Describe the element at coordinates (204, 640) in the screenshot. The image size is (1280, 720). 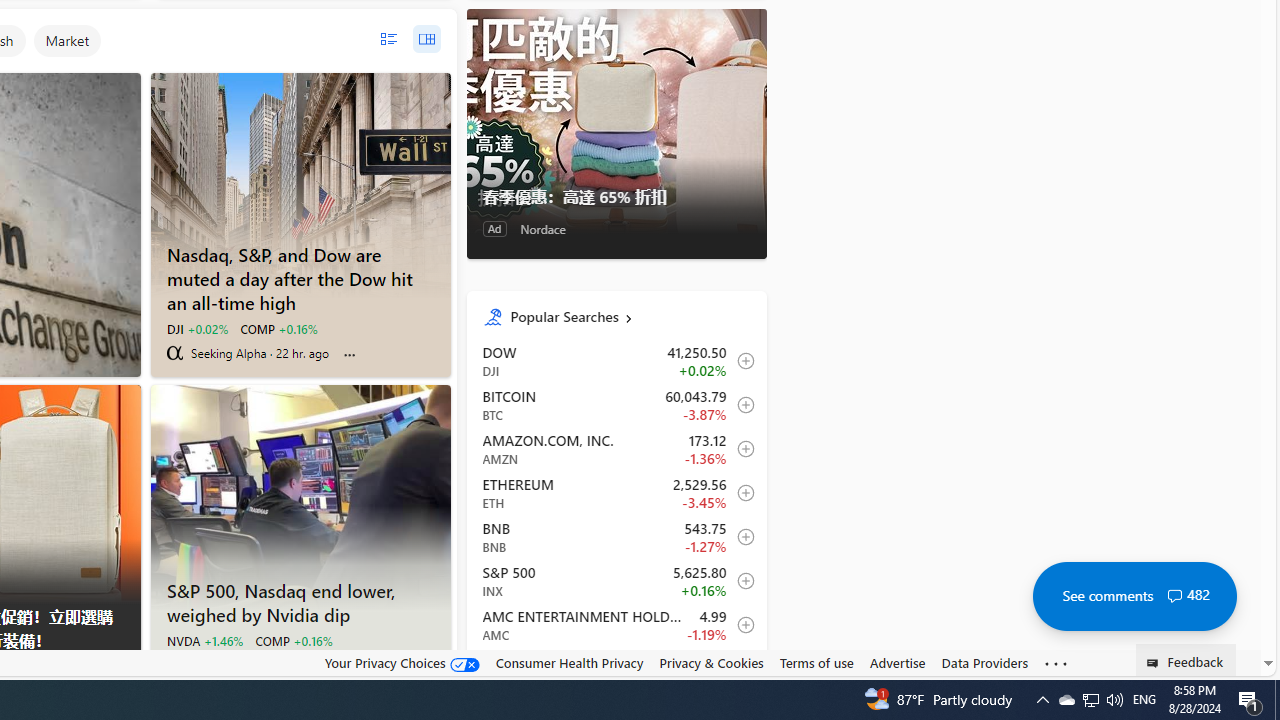
I see `'NVDA +1.46%'` at that location.